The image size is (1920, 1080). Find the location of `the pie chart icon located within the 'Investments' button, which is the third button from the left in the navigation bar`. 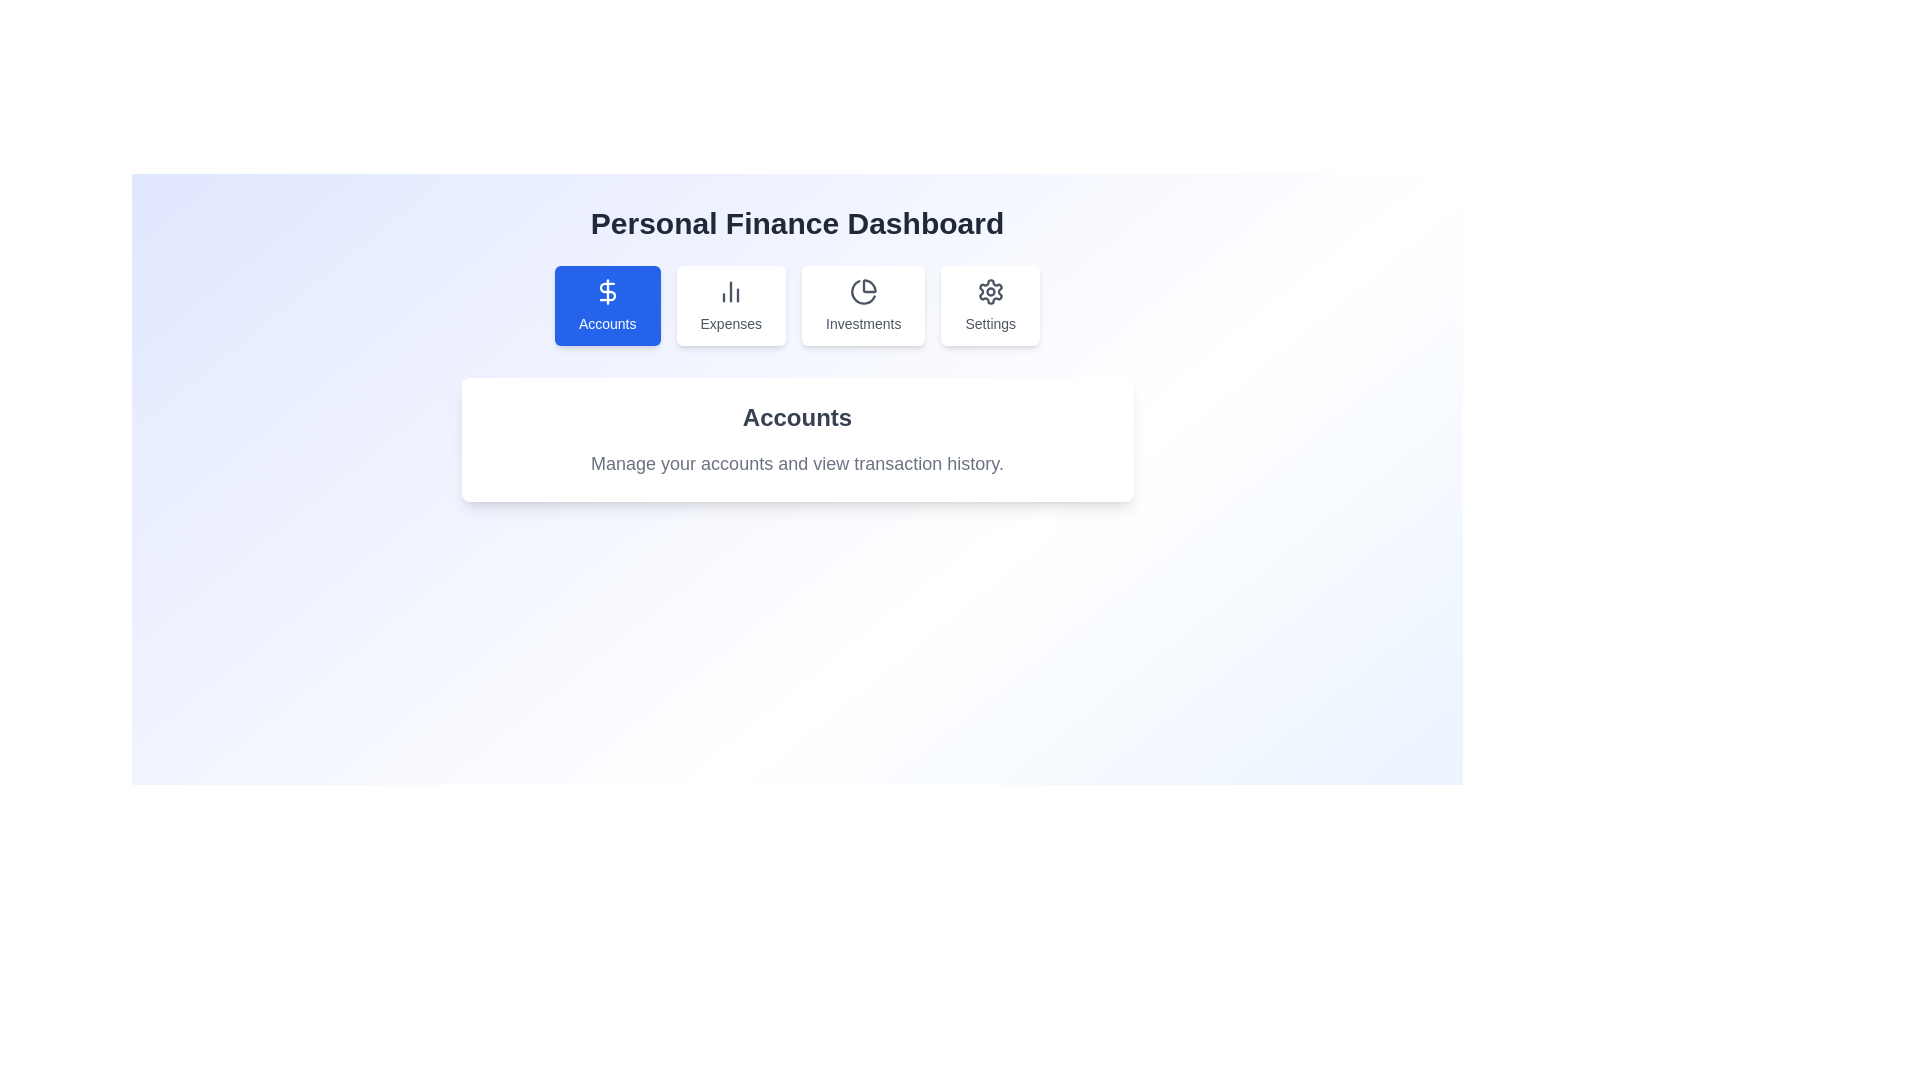

the pie chart icon located within the 'Investments' button, which is the third button from the left in the navigation bar is located at coordinates (863, 292).